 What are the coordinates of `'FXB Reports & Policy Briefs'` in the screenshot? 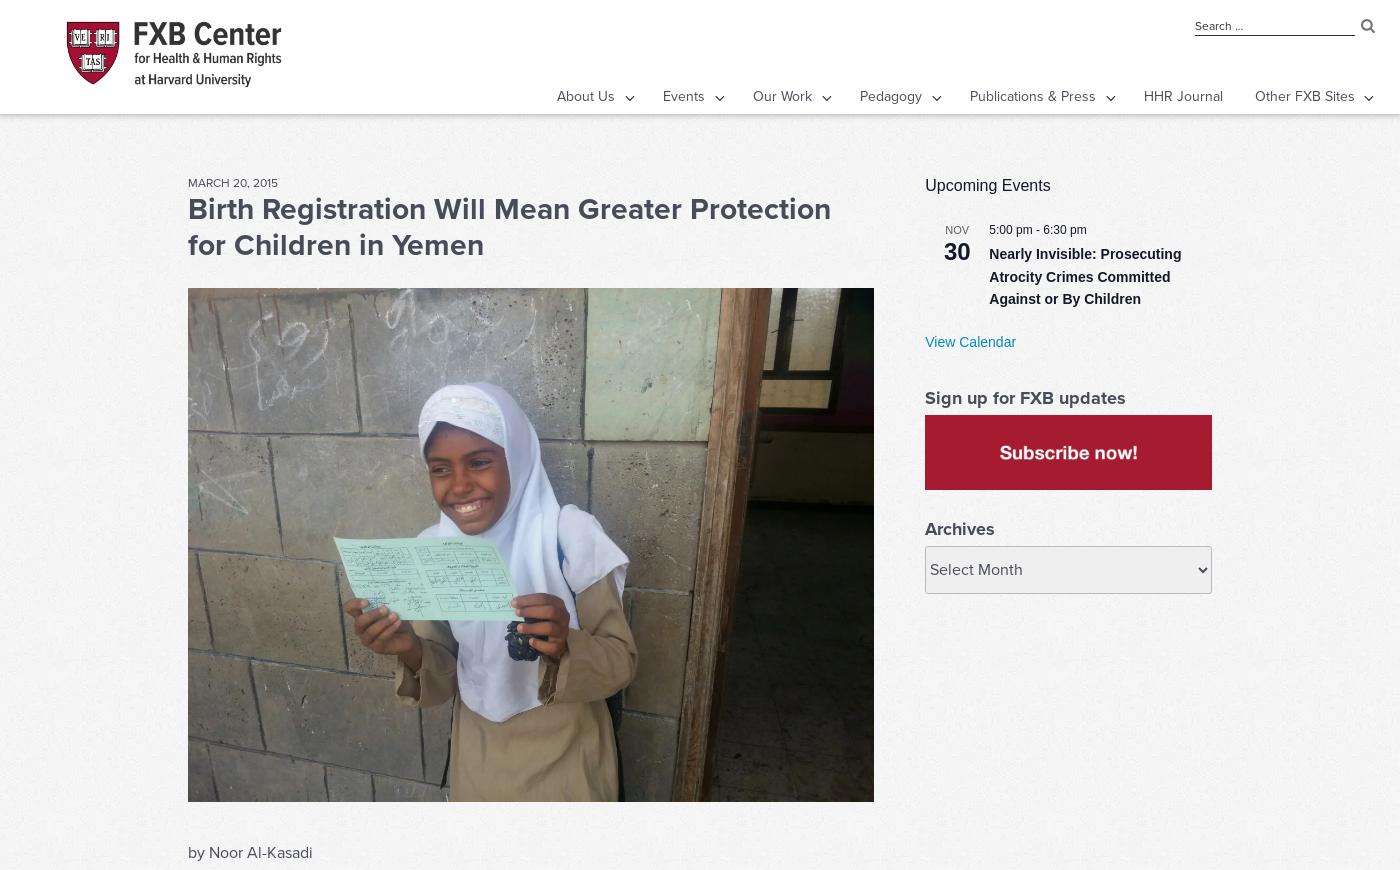 It's located at (1003, 136).